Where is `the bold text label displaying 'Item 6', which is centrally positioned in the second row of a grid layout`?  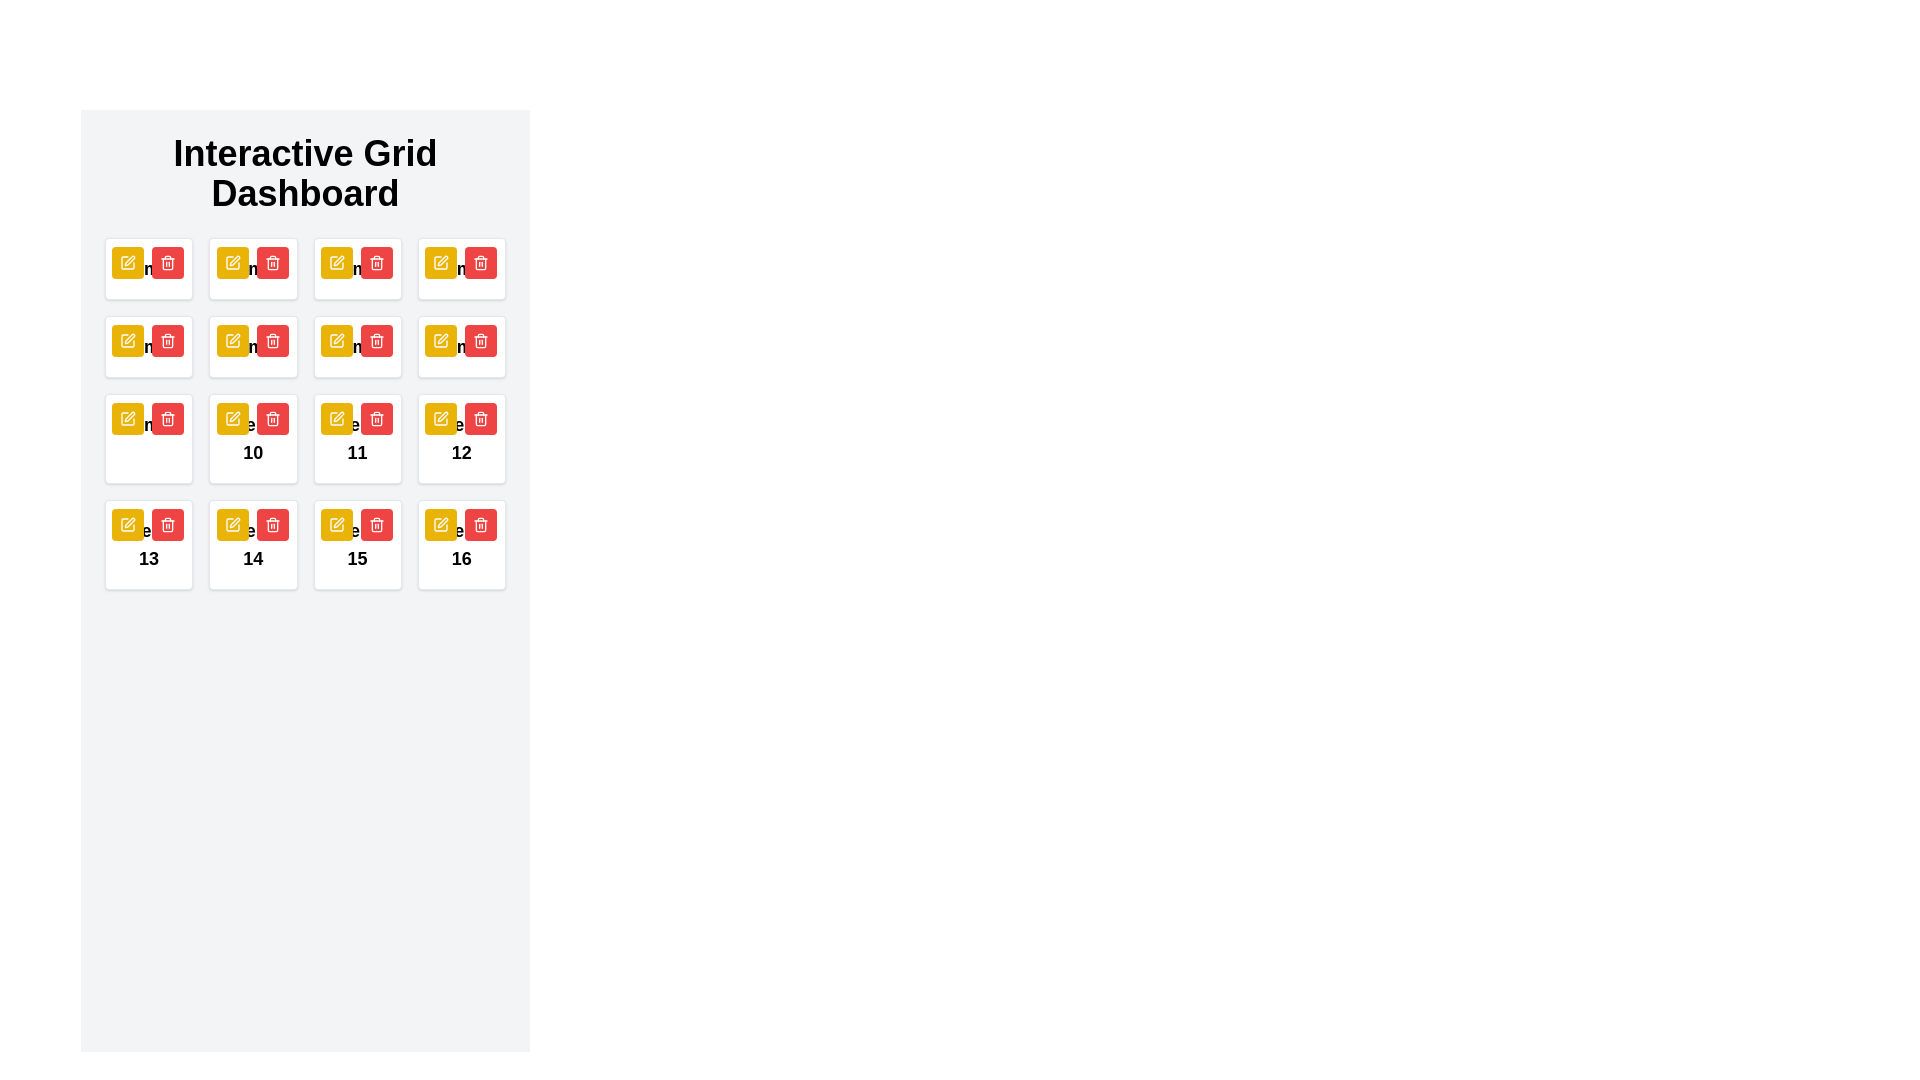
the bold text label displaying 'Item 6', which is centrally positioned in the second row of a grid layout is located at coordinates (252, 346).